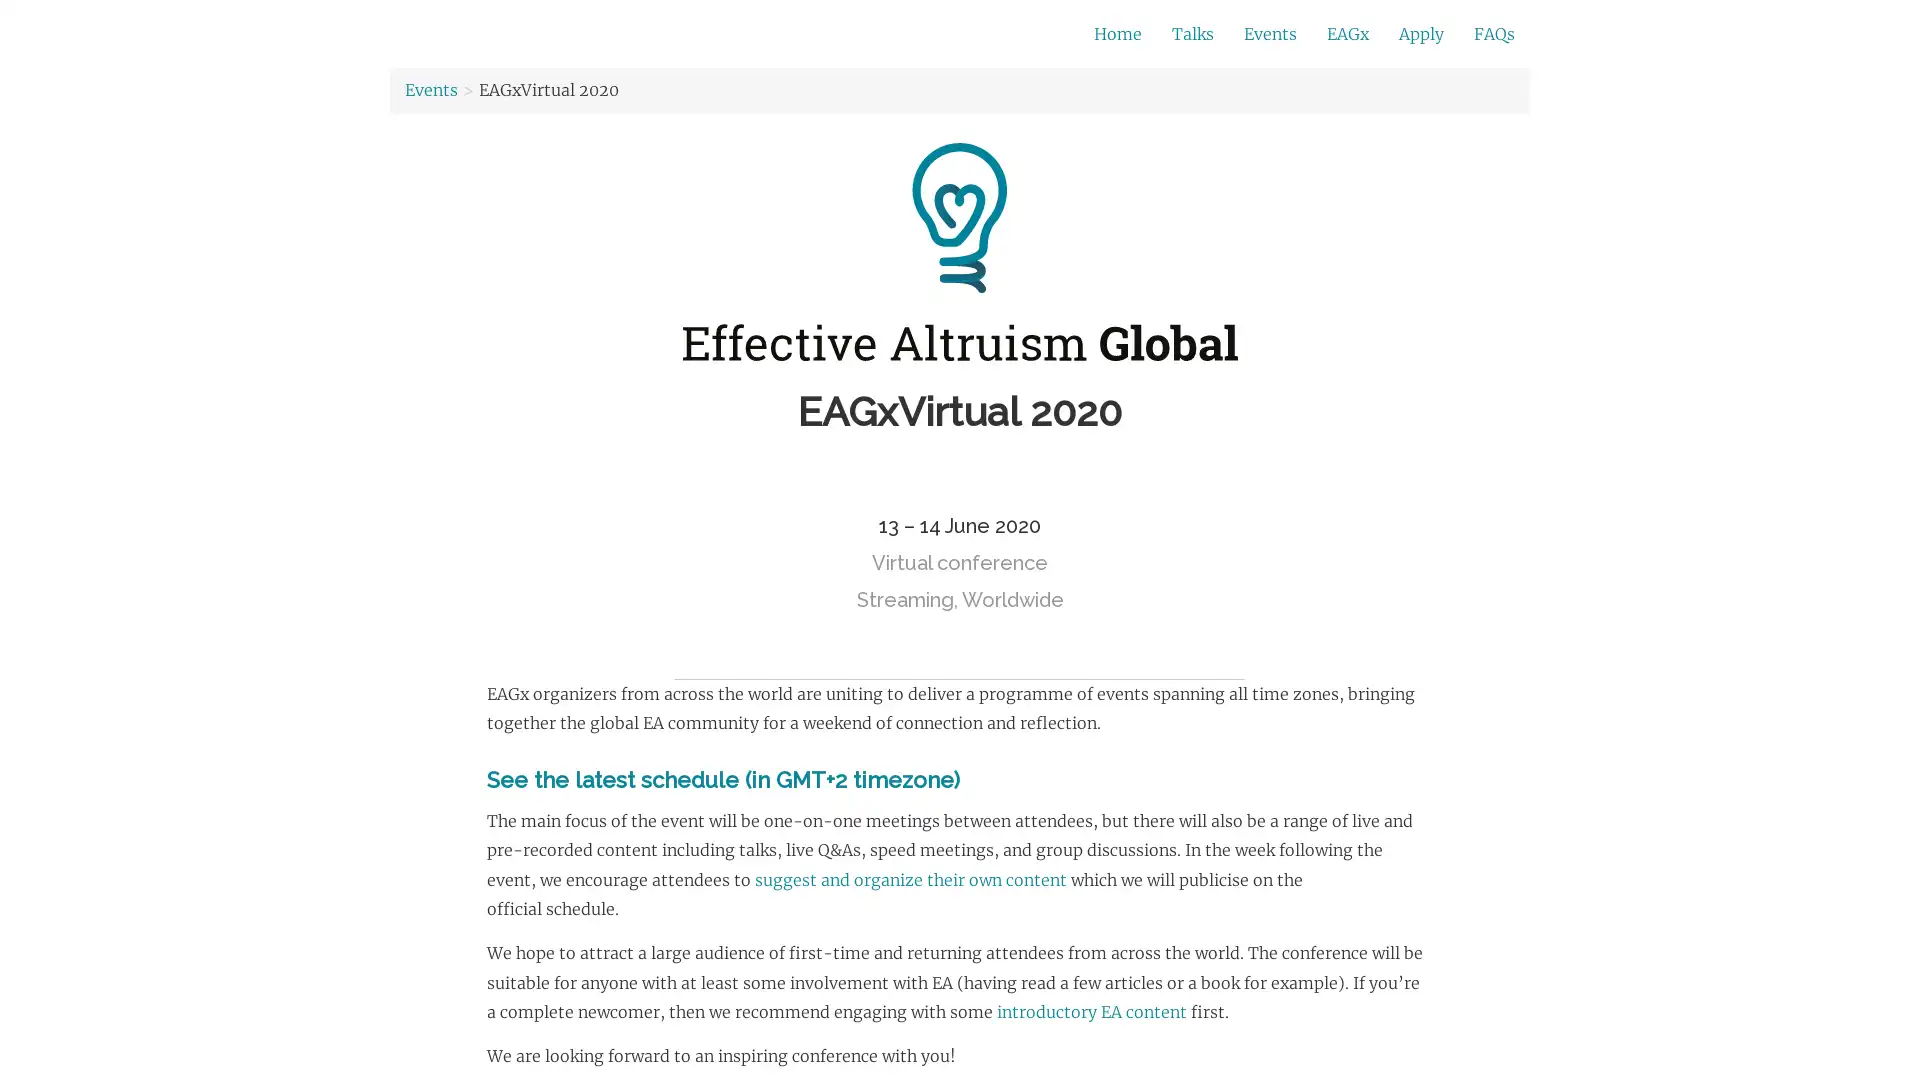 The image size is (1920, 1080). I want to click on Subscribe, so click(1237, 35).